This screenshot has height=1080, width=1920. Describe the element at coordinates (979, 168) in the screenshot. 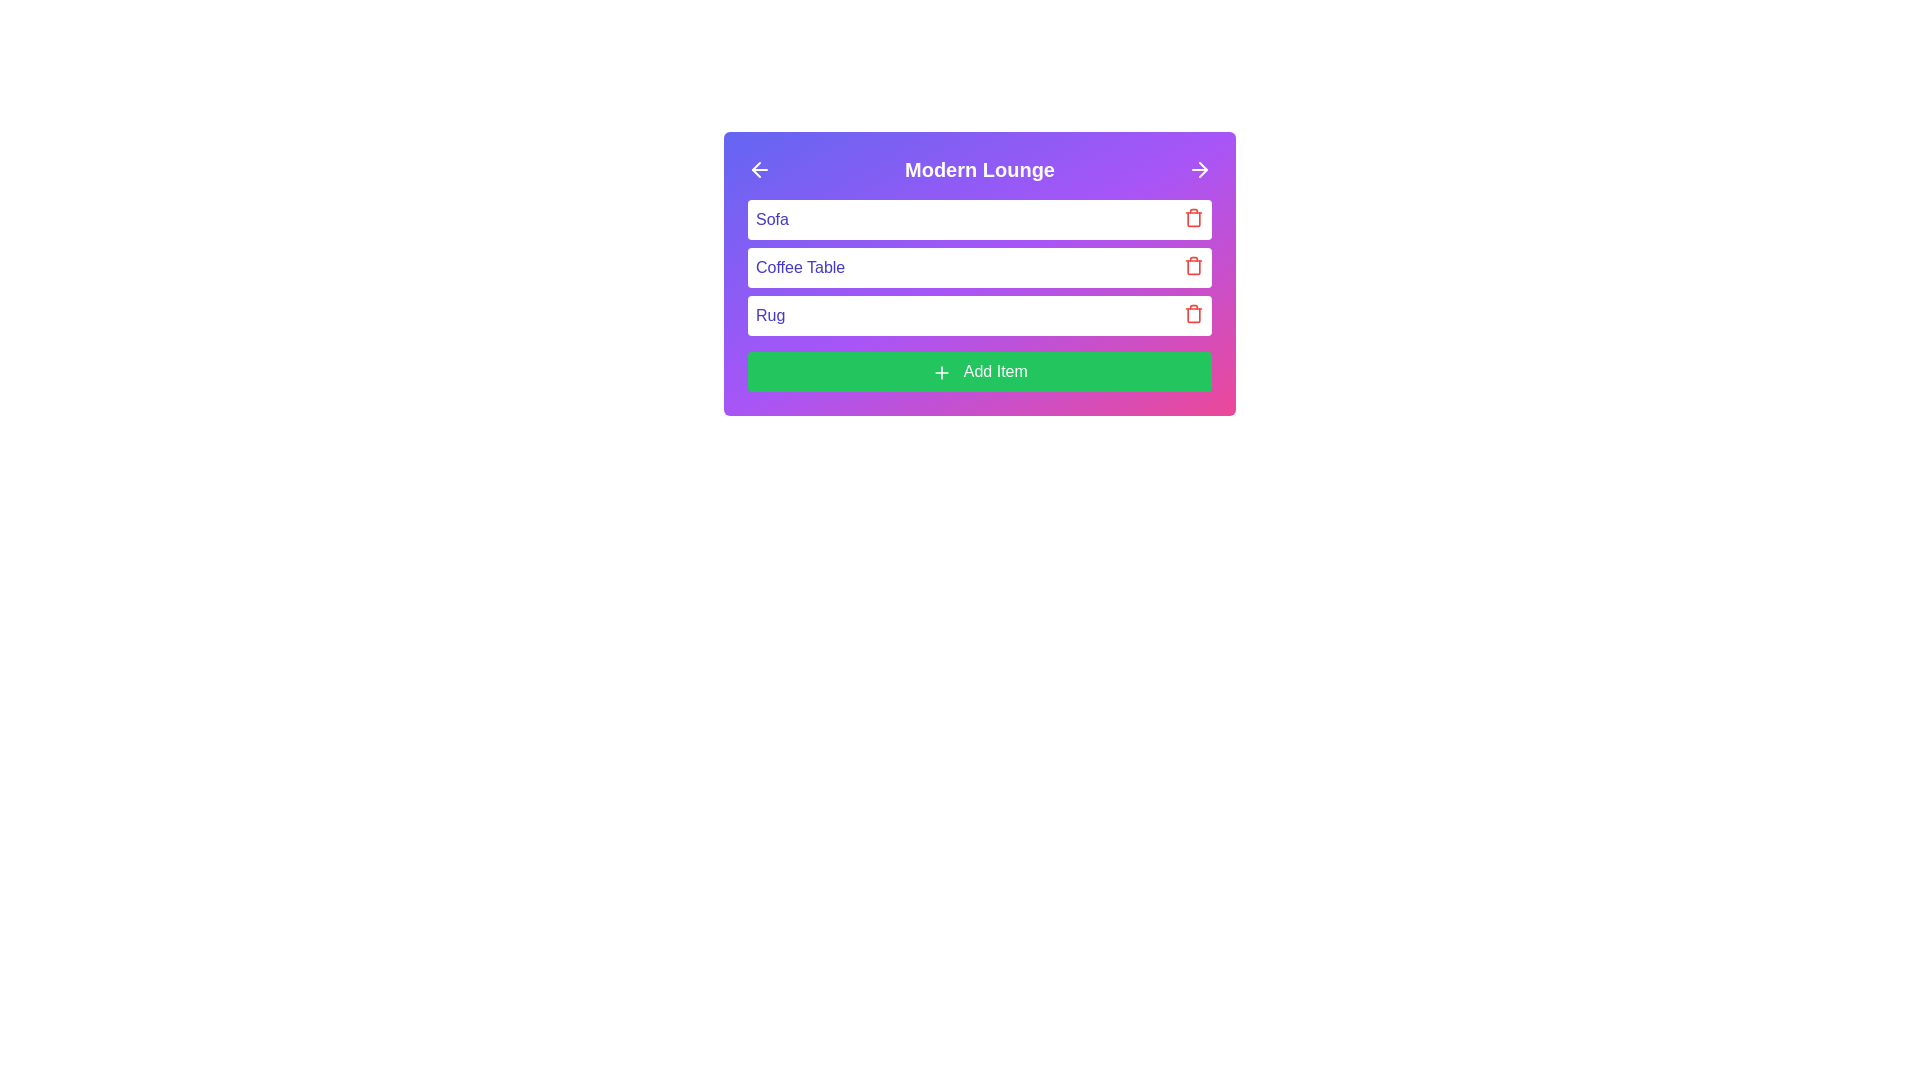

I see `the 'Modern Lounge' header text, which is prominently displayed in bold font at the top of the interface with a gradient background` at that location.